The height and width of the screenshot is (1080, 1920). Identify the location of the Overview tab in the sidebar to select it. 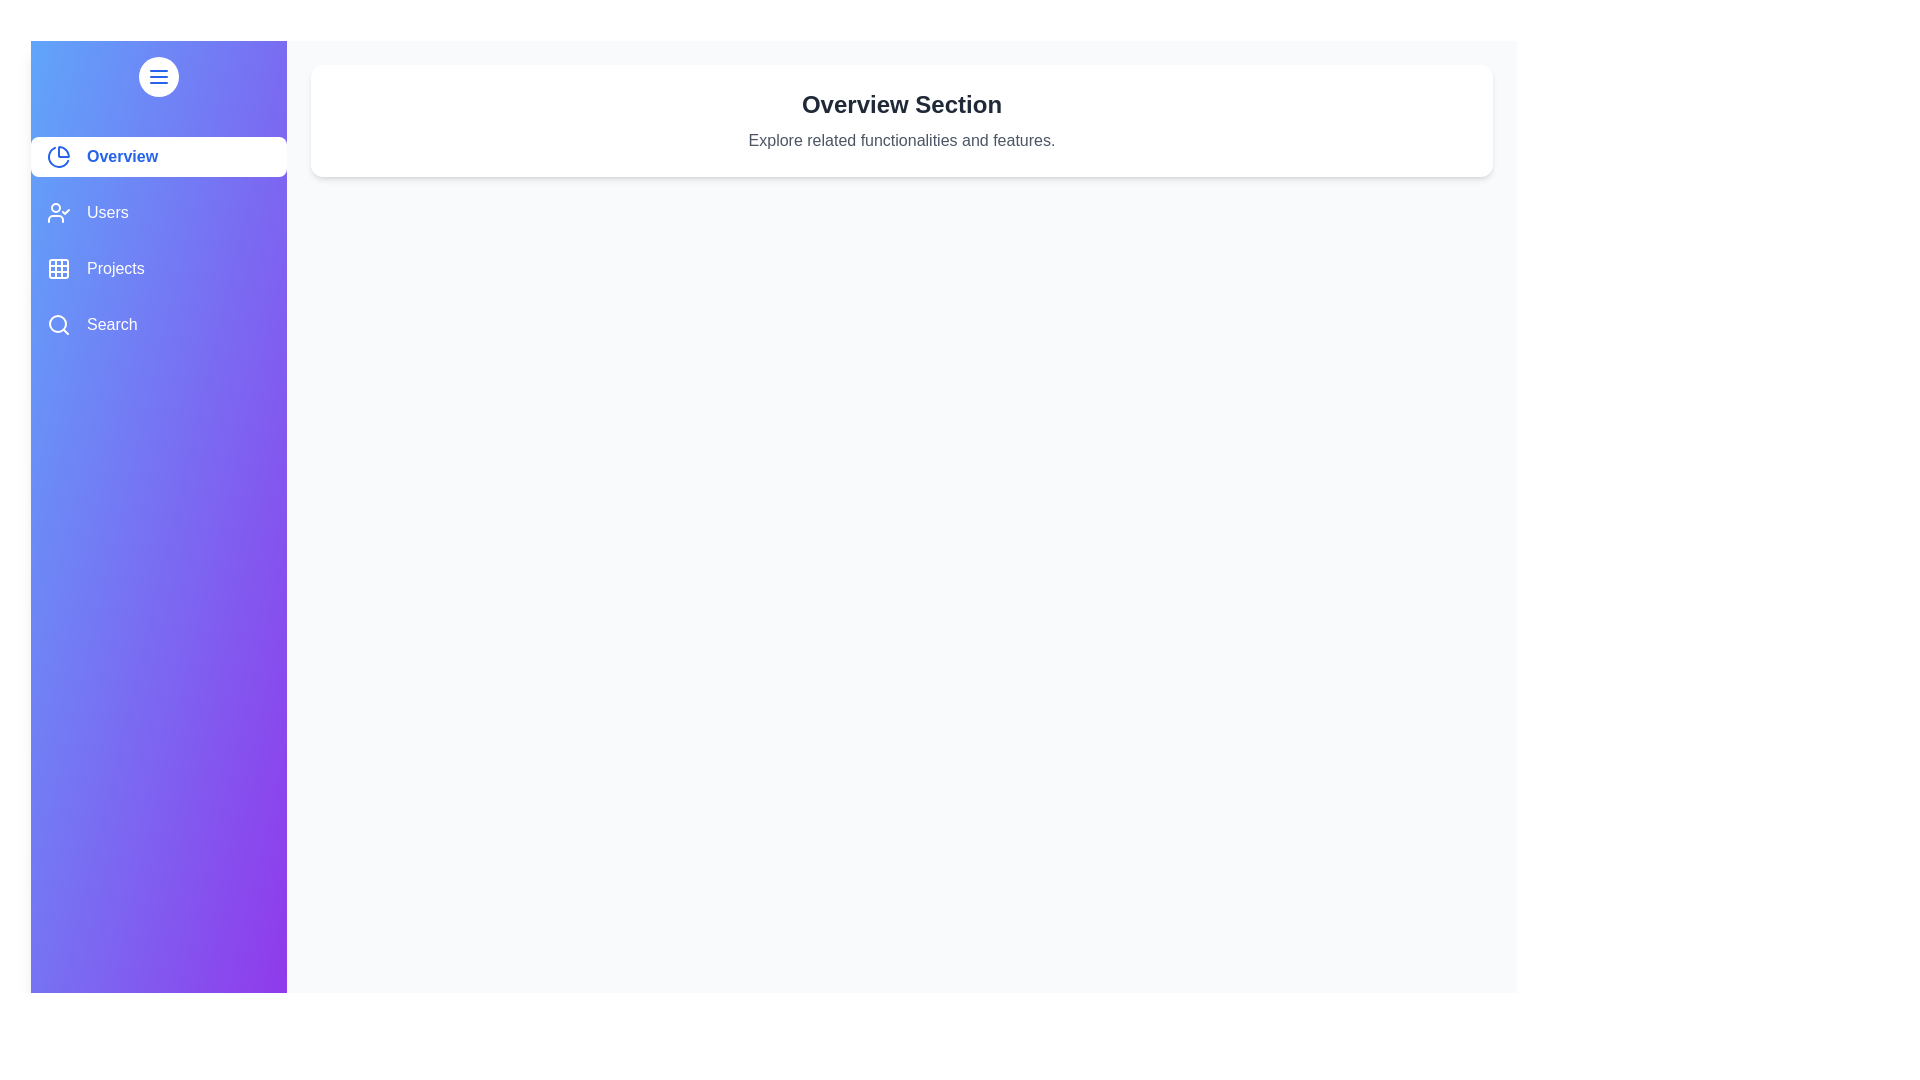
(157, 156).